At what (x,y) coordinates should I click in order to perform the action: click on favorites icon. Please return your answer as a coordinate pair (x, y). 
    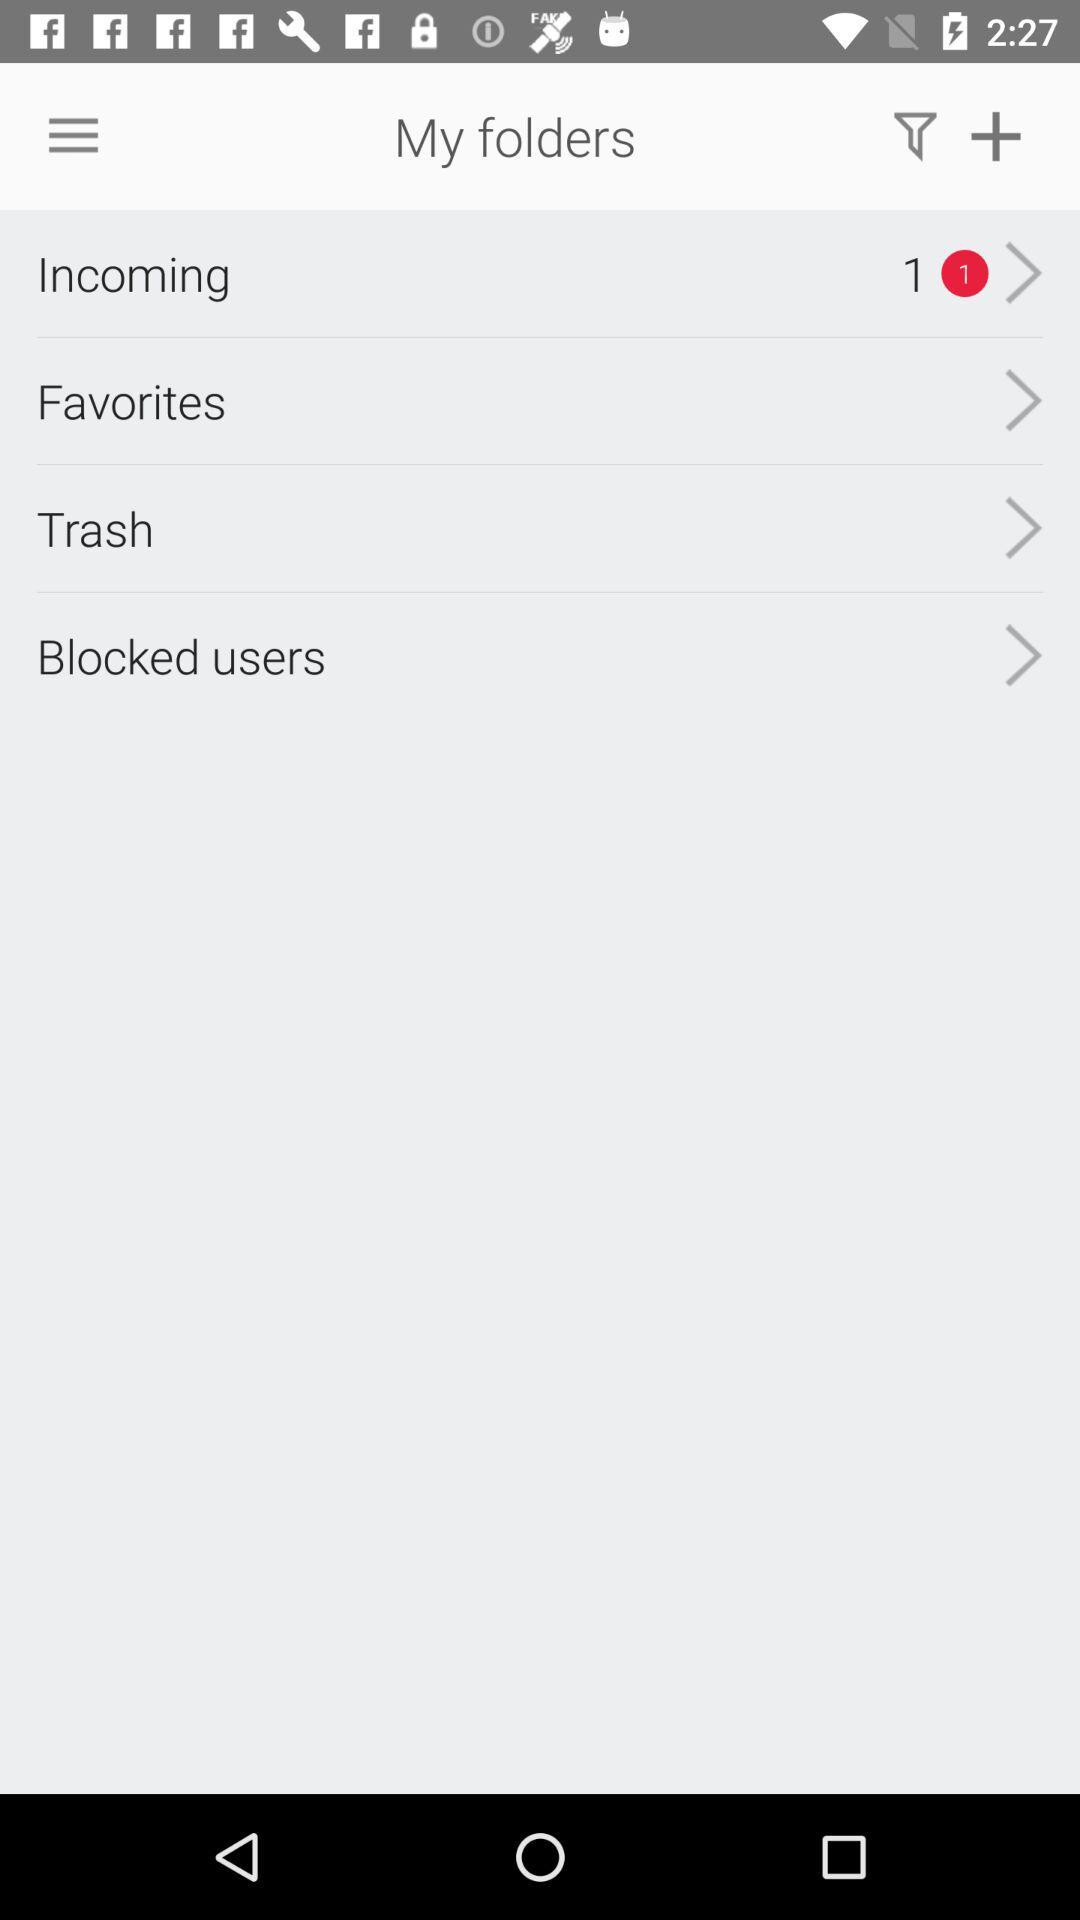
    Looking at the image, I should click on (131, 400).